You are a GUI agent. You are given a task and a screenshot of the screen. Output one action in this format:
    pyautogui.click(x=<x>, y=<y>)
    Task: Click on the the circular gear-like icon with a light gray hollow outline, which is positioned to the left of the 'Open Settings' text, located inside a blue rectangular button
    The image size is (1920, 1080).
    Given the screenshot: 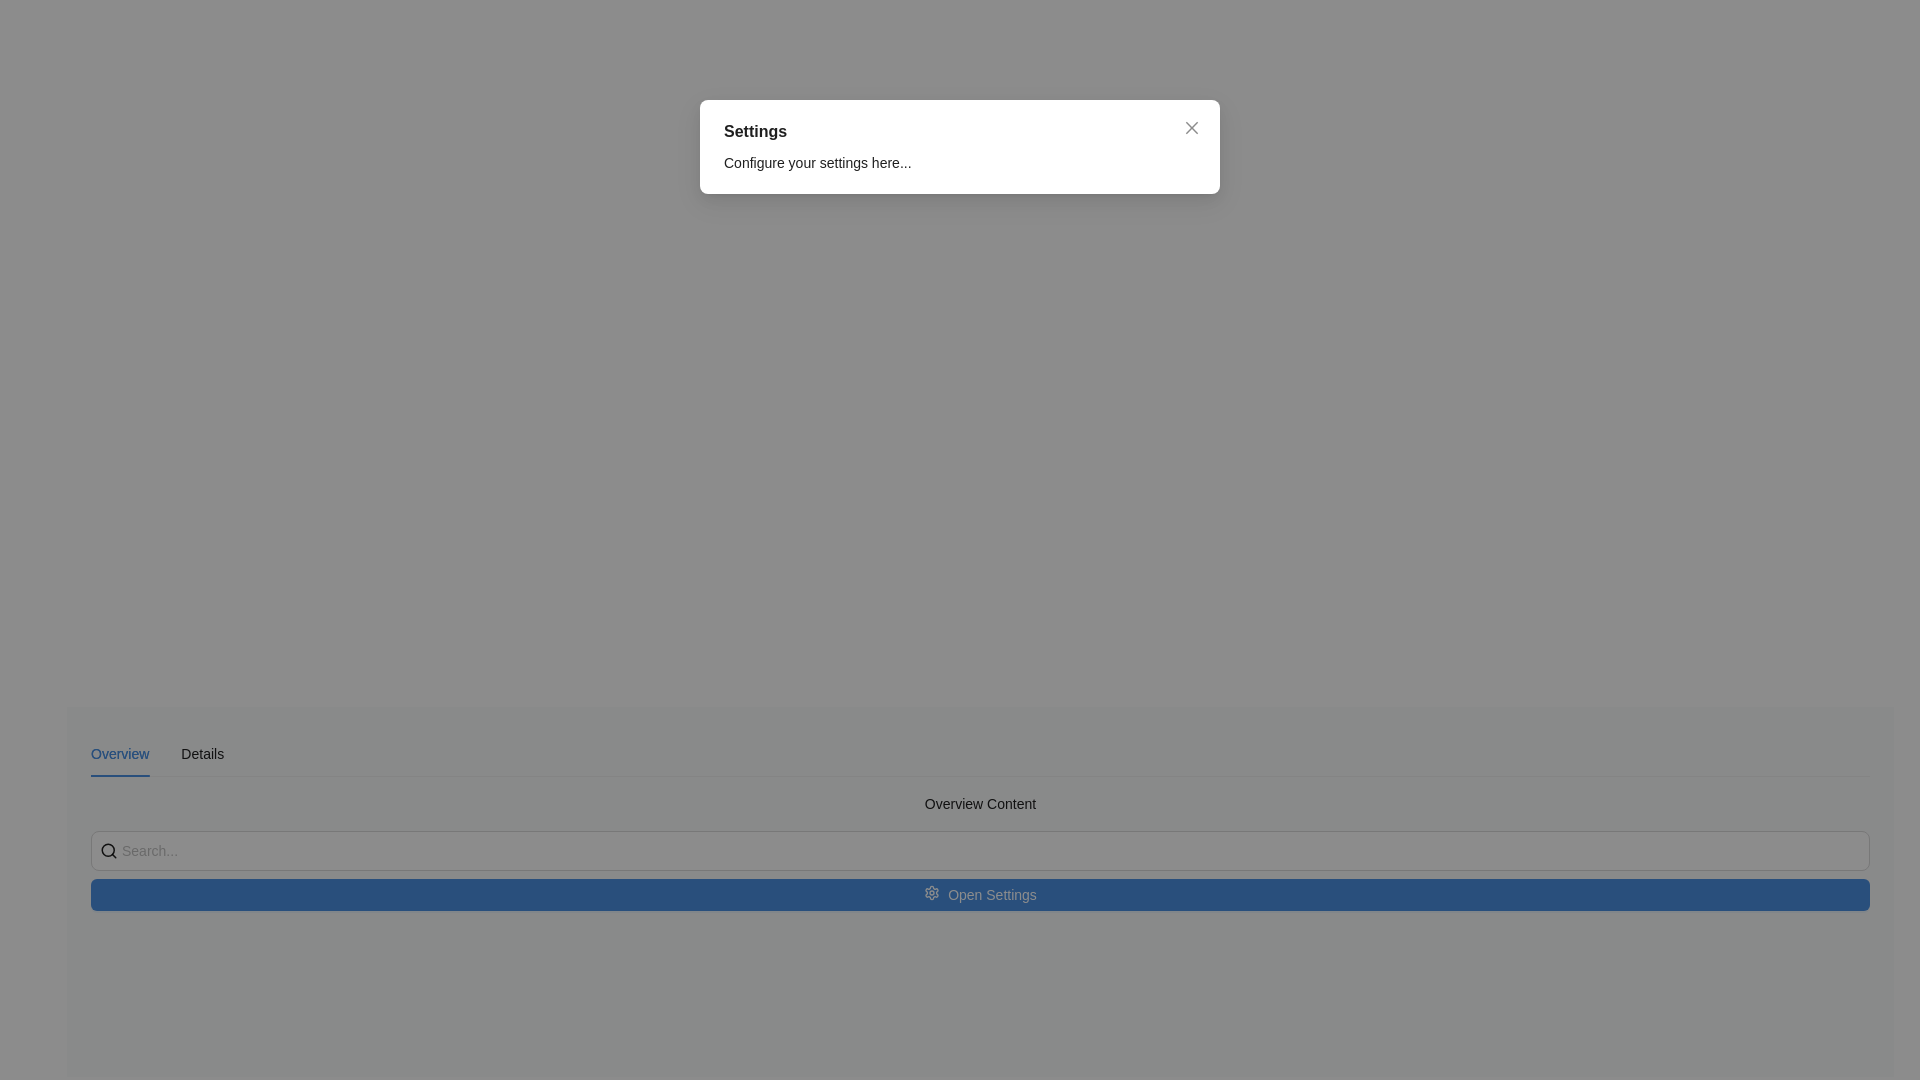 What is the action you would take?
    pyautogui.click(x=931, y=893)
    